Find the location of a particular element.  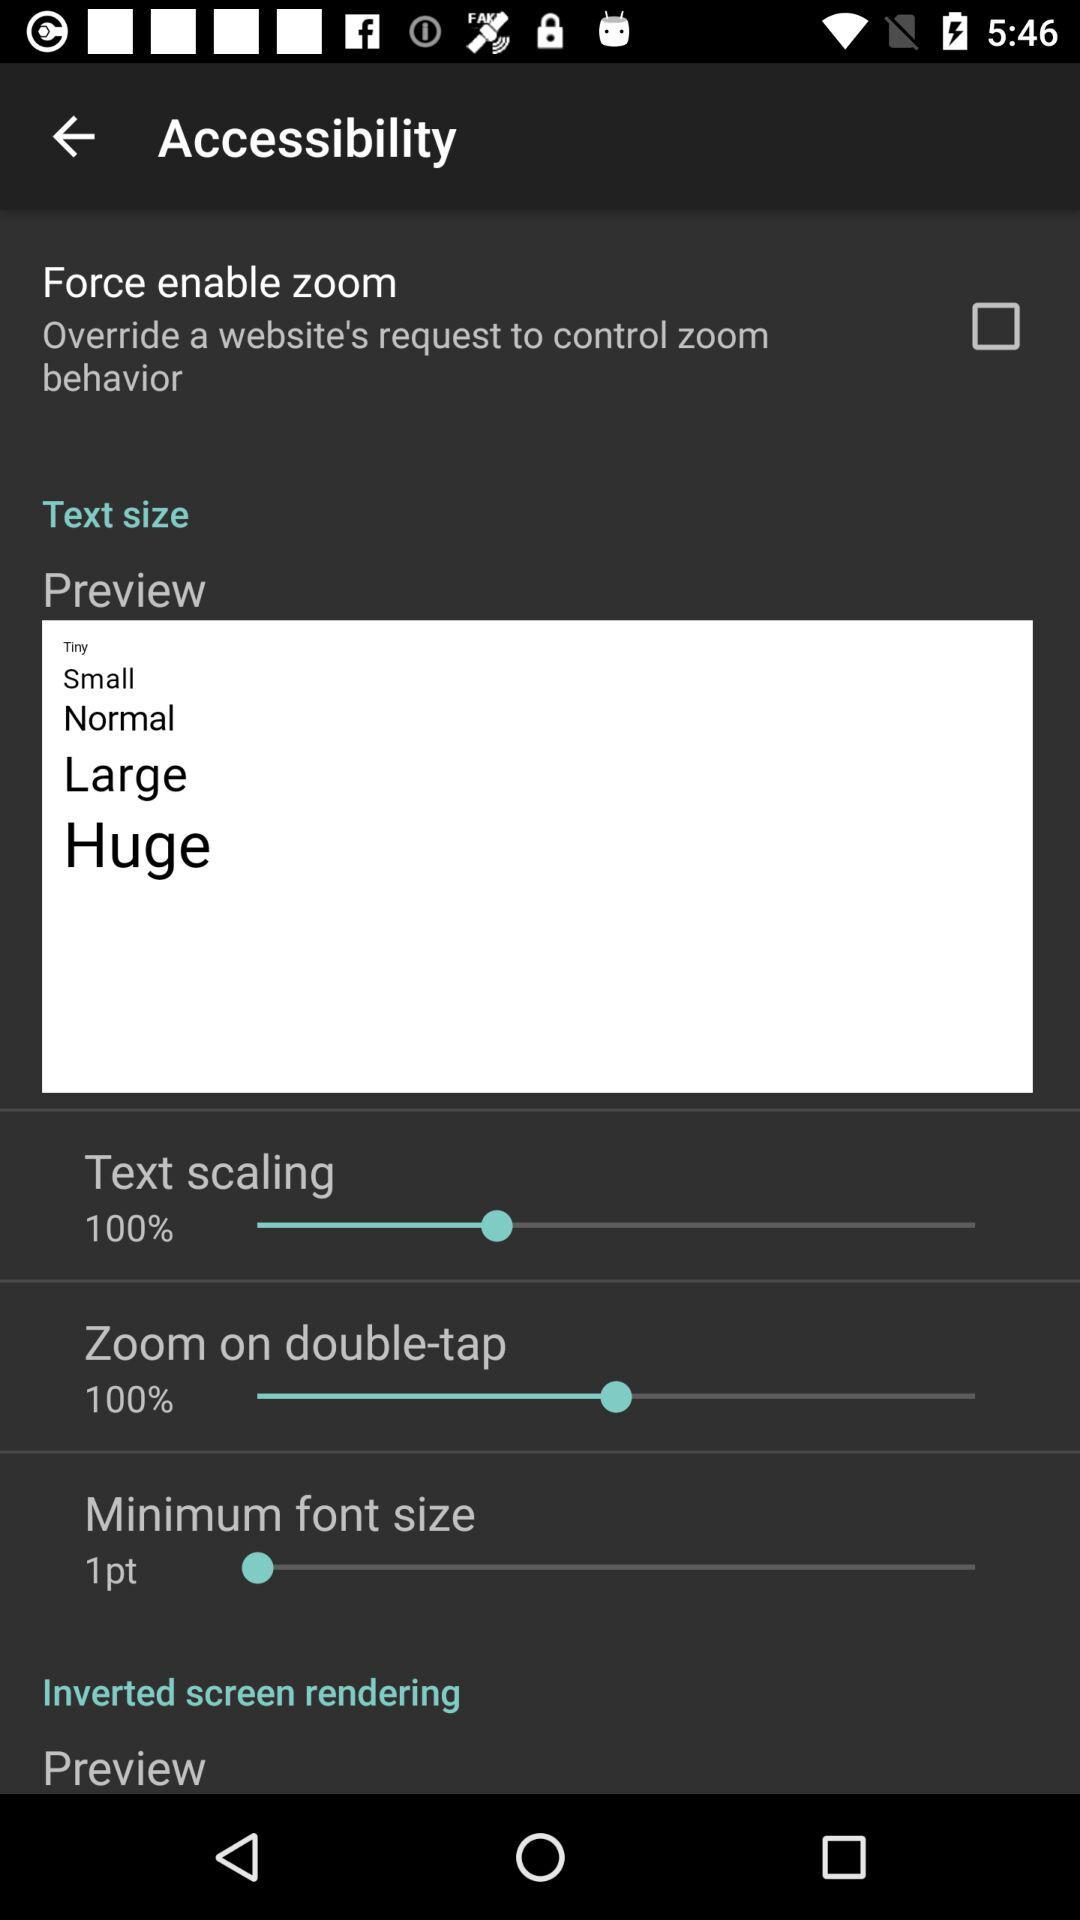

the icon next to the accessibility is located at coordinates (72, 135).